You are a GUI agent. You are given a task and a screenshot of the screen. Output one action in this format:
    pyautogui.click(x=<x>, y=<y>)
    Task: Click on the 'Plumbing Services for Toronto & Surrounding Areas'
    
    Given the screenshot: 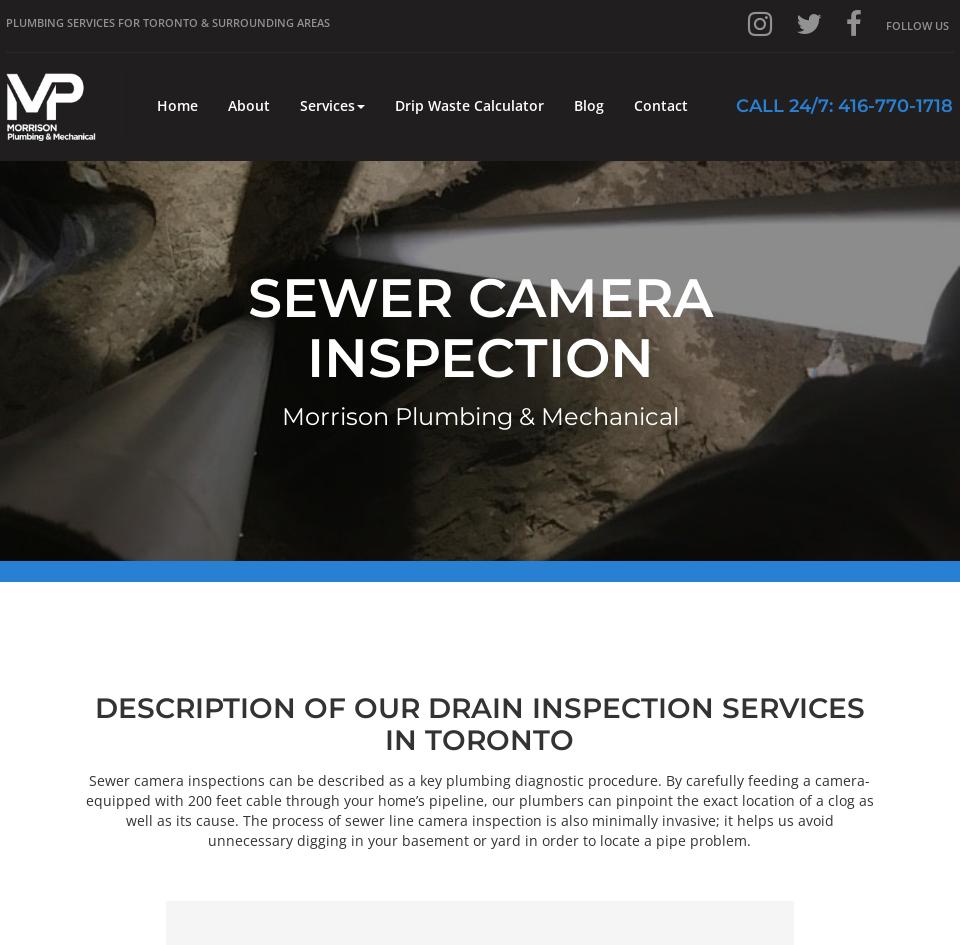 What is the action you would take?
    pyautogui.click(x=167, y=22)
    